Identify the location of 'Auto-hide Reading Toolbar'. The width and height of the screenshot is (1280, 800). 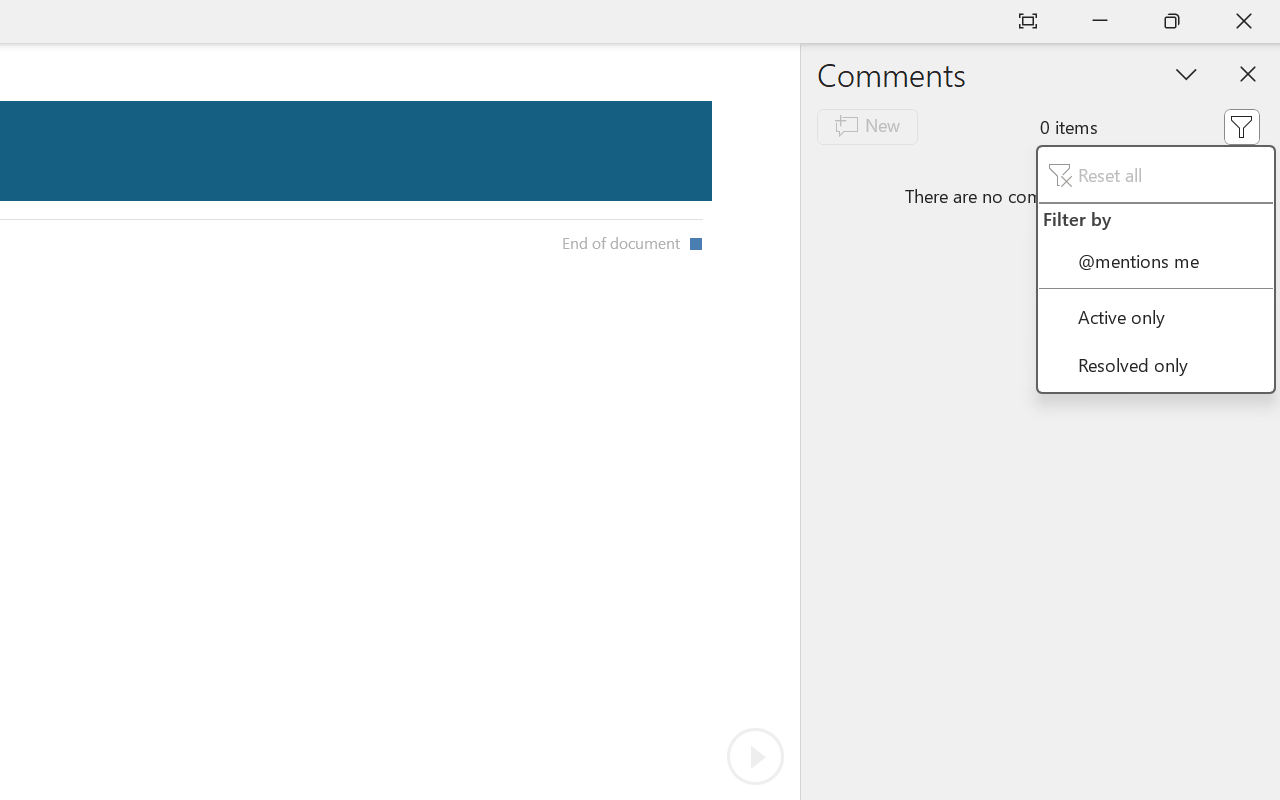
(1027, 21).